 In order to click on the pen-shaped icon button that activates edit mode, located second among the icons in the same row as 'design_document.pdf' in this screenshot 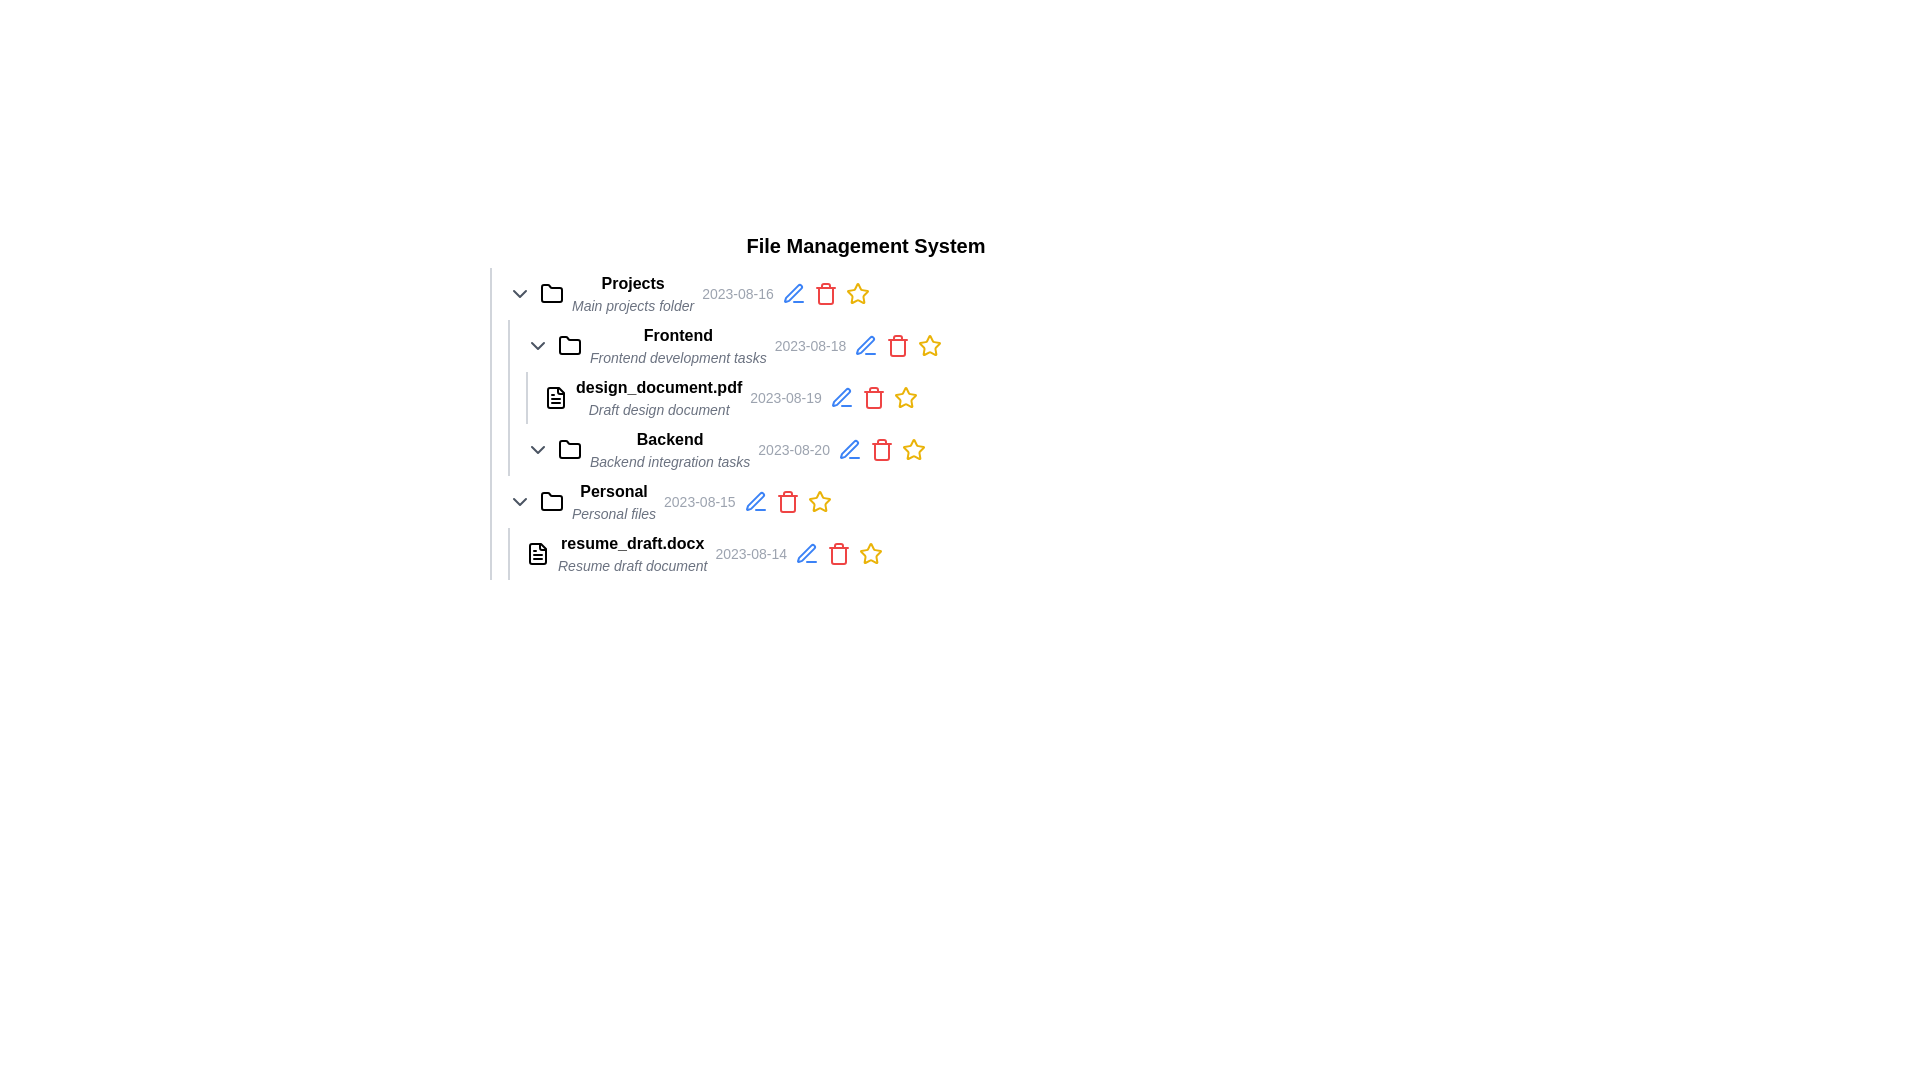, I will do `click(841, 397)`.